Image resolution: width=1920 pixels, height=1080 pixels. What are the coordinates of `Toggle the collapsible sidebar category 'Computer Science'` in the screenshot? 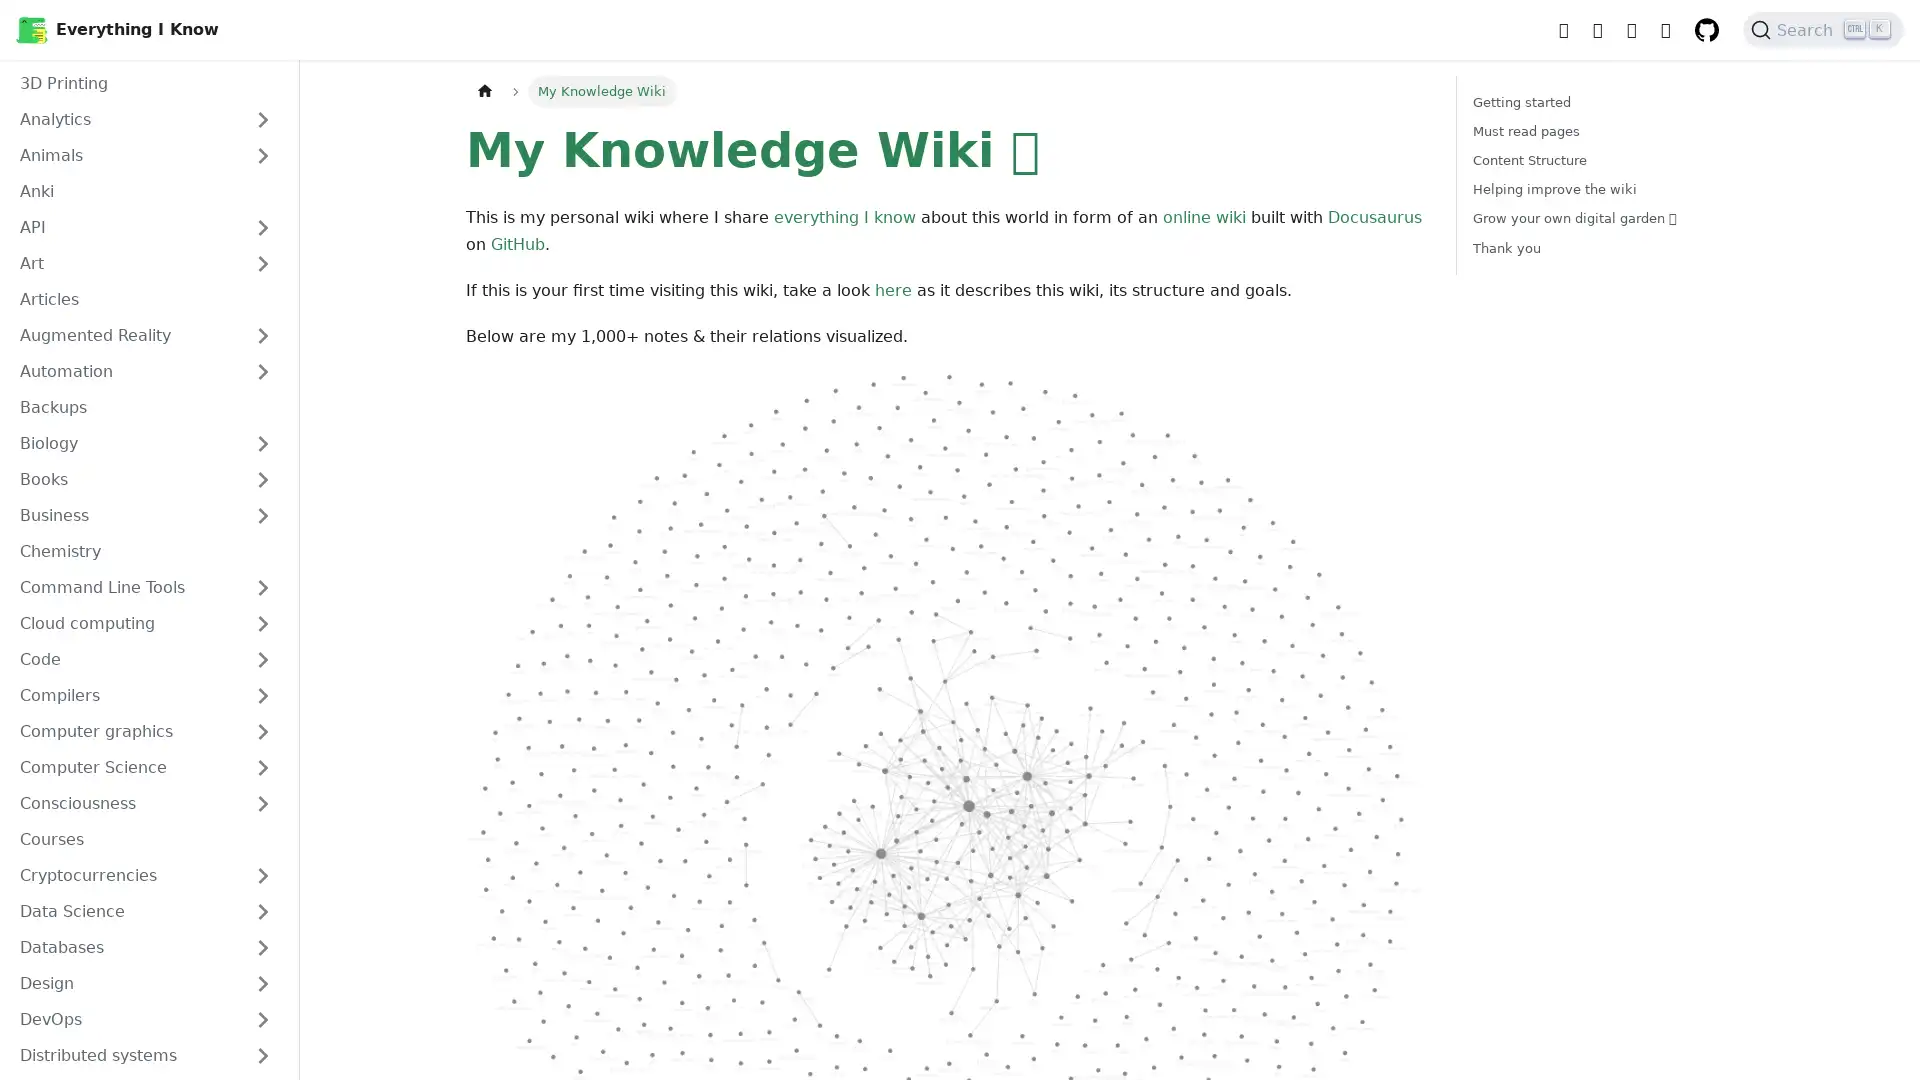 It's located at (262, 766).